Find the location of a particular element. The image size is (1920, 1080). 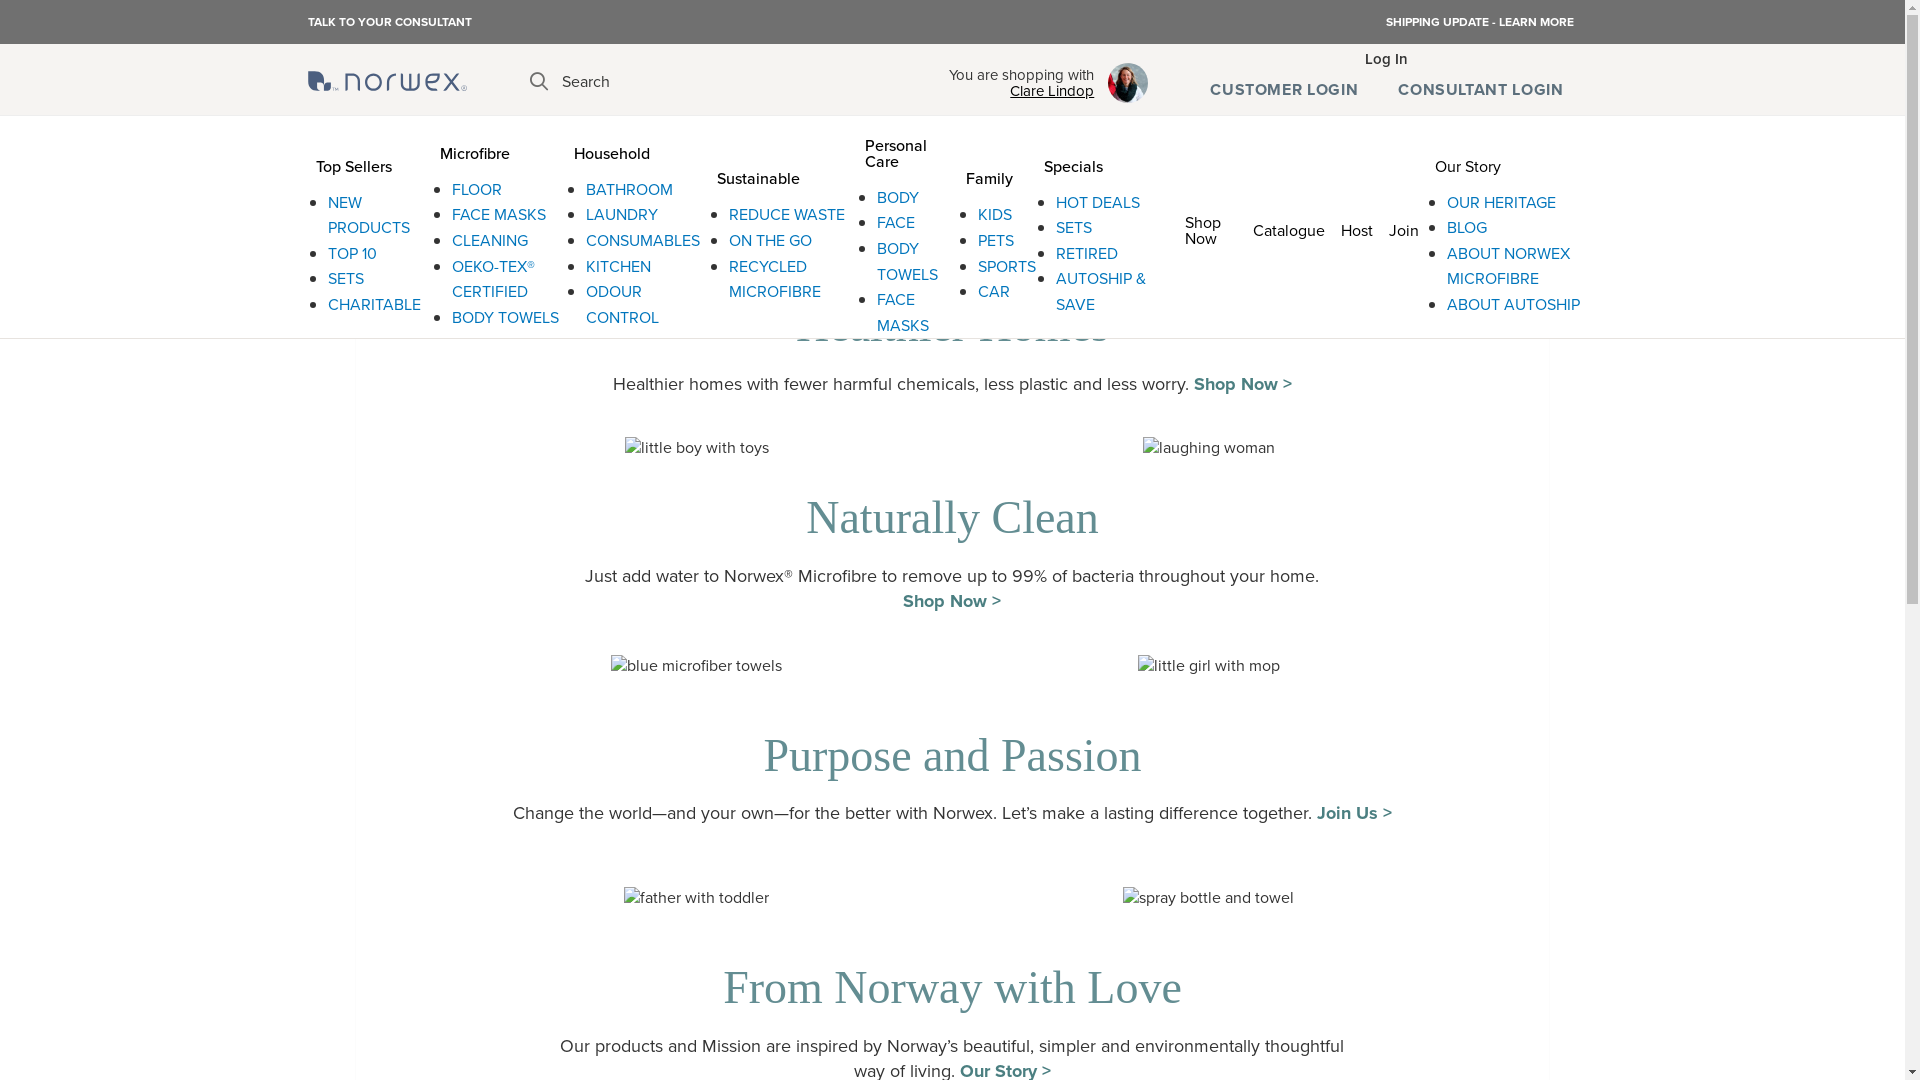

'CONSUMABLES' is located at coordinates (643, 239).